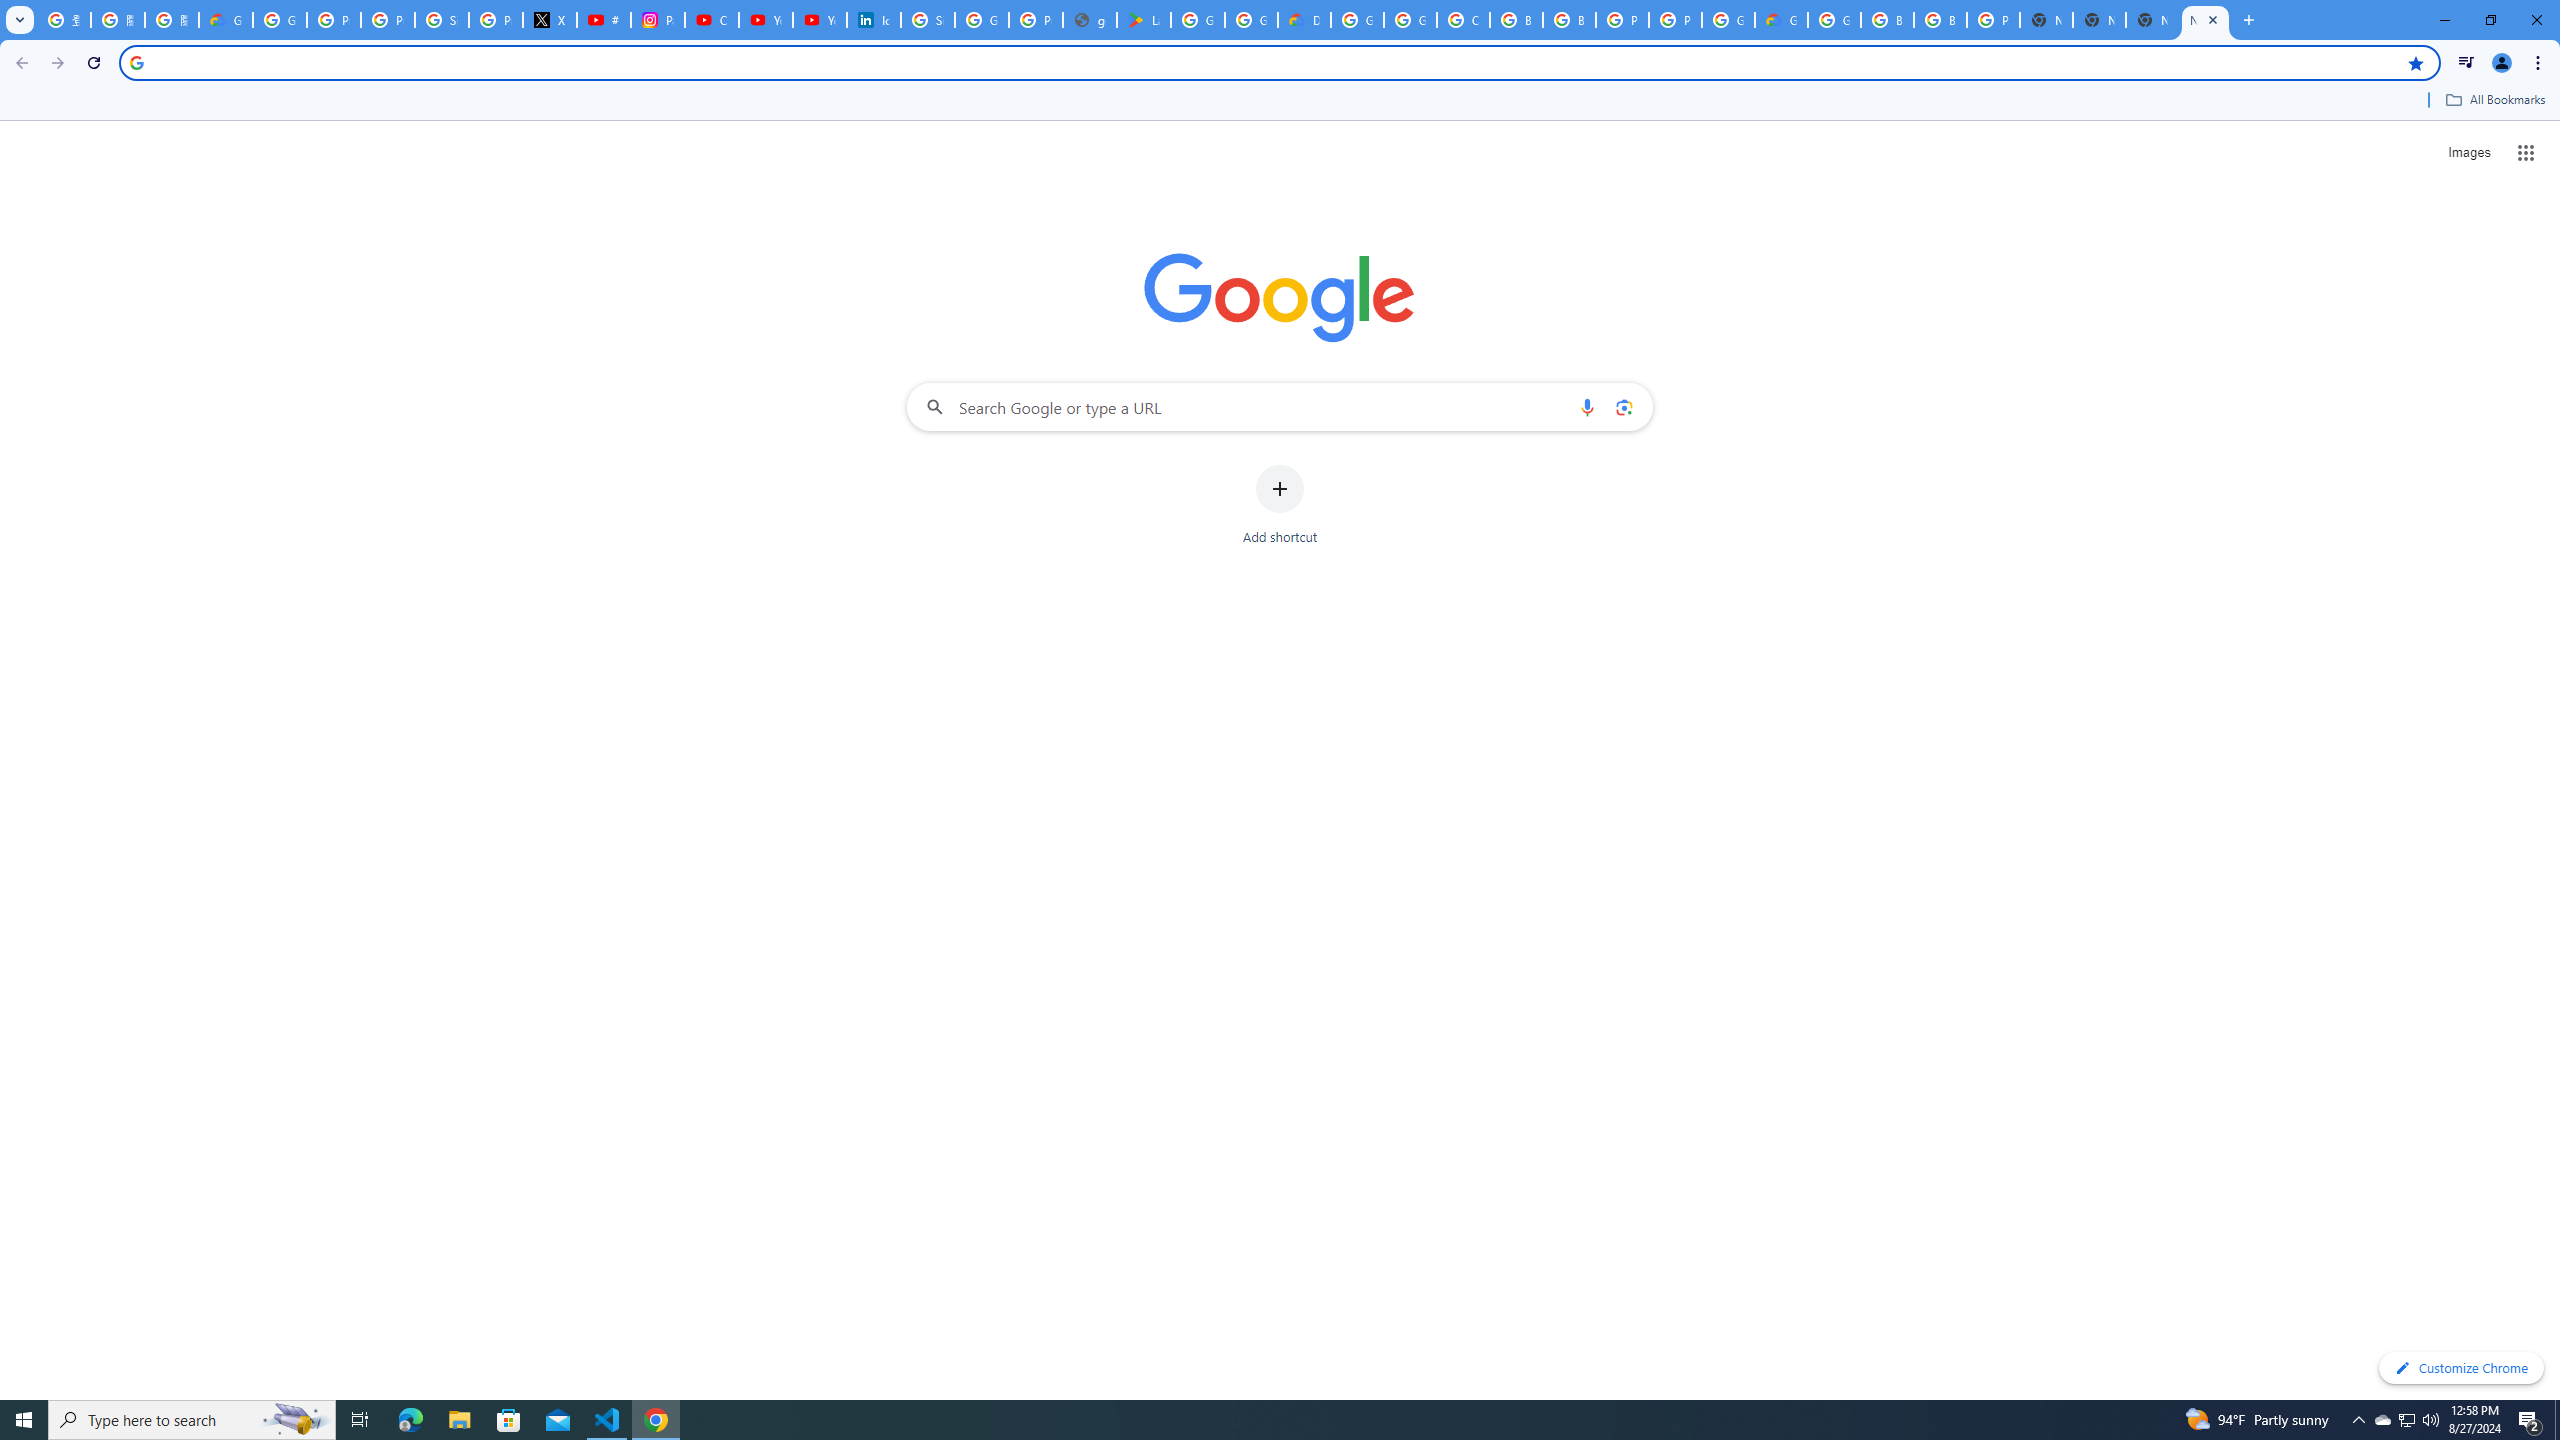 The image size is (2560, 1440). What do you see at coordinates (603, 19) in the screenshot?
I see `'#nbabasketballhighlights - YouTube'` at bounding box center [603, 19].